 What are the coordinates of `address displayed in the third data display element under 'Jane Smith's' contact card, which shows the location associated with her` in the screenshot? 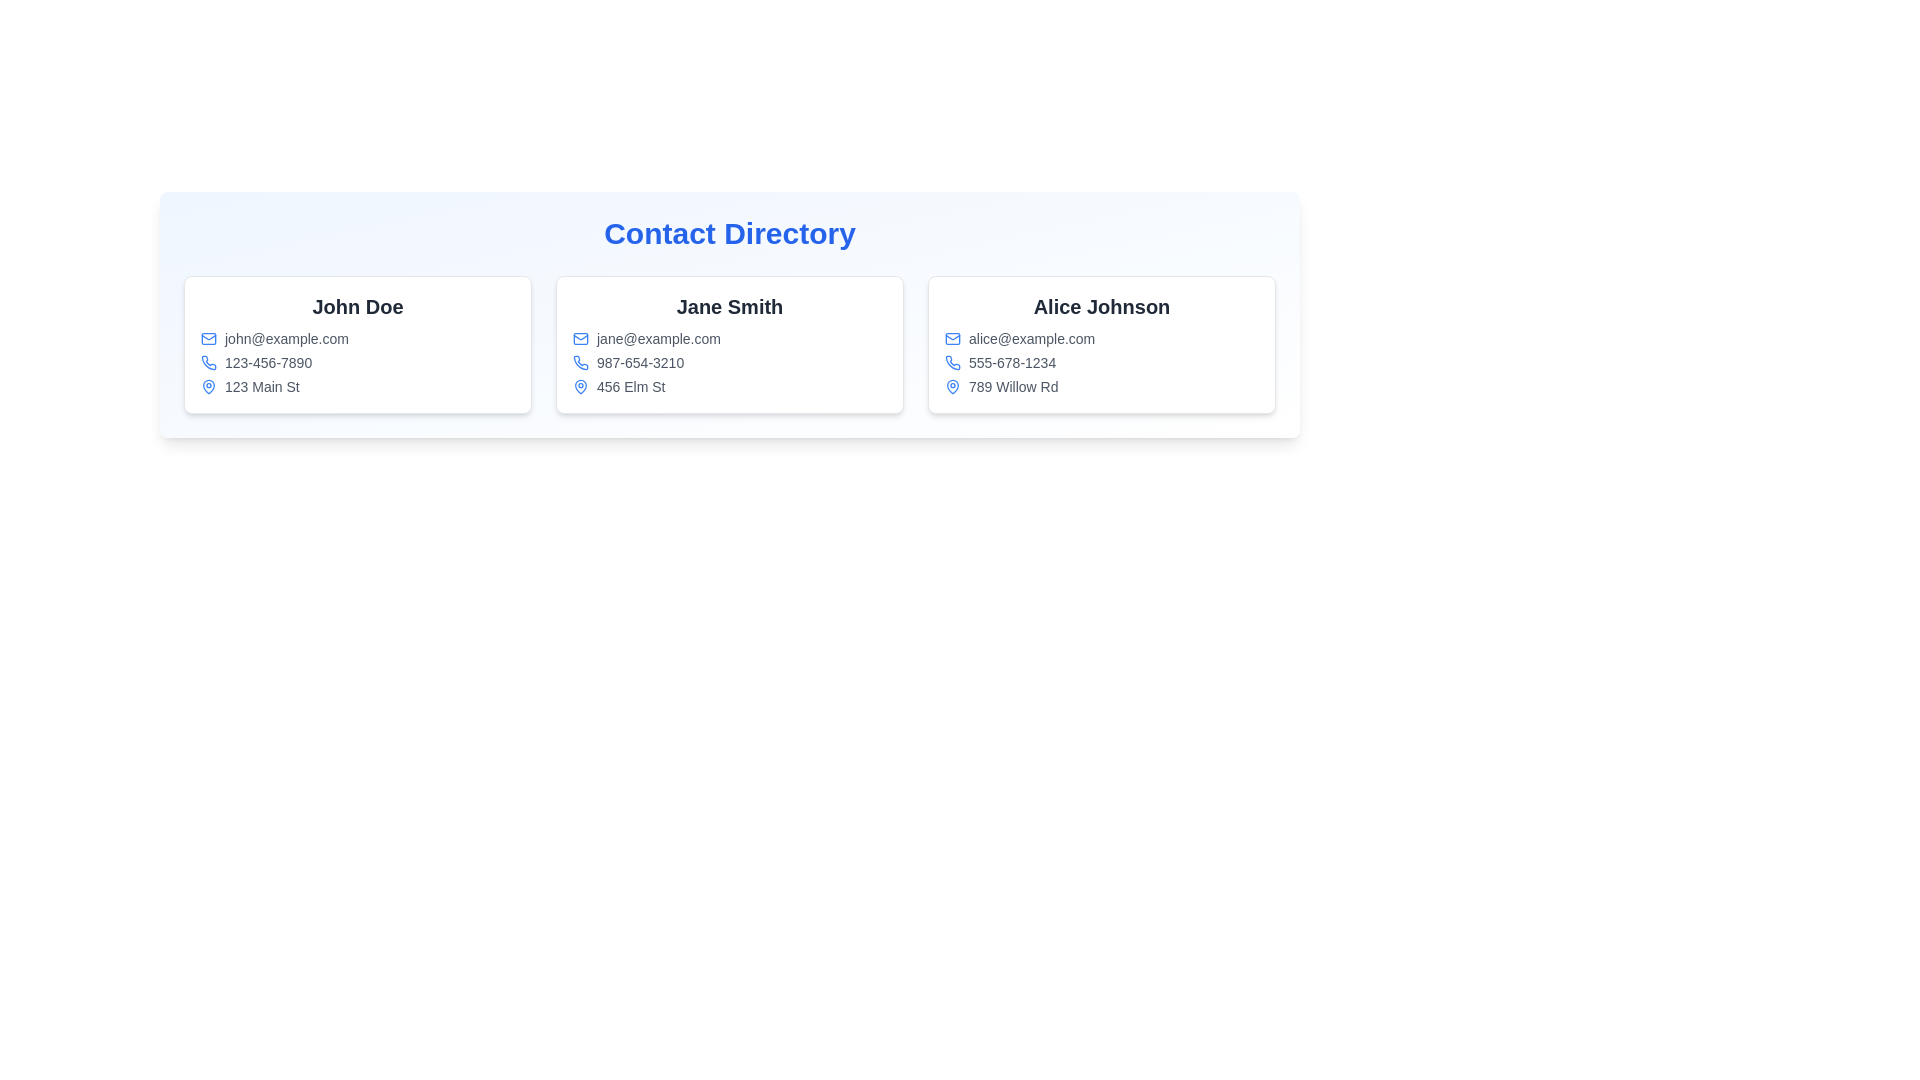 It's located at (728, 386).